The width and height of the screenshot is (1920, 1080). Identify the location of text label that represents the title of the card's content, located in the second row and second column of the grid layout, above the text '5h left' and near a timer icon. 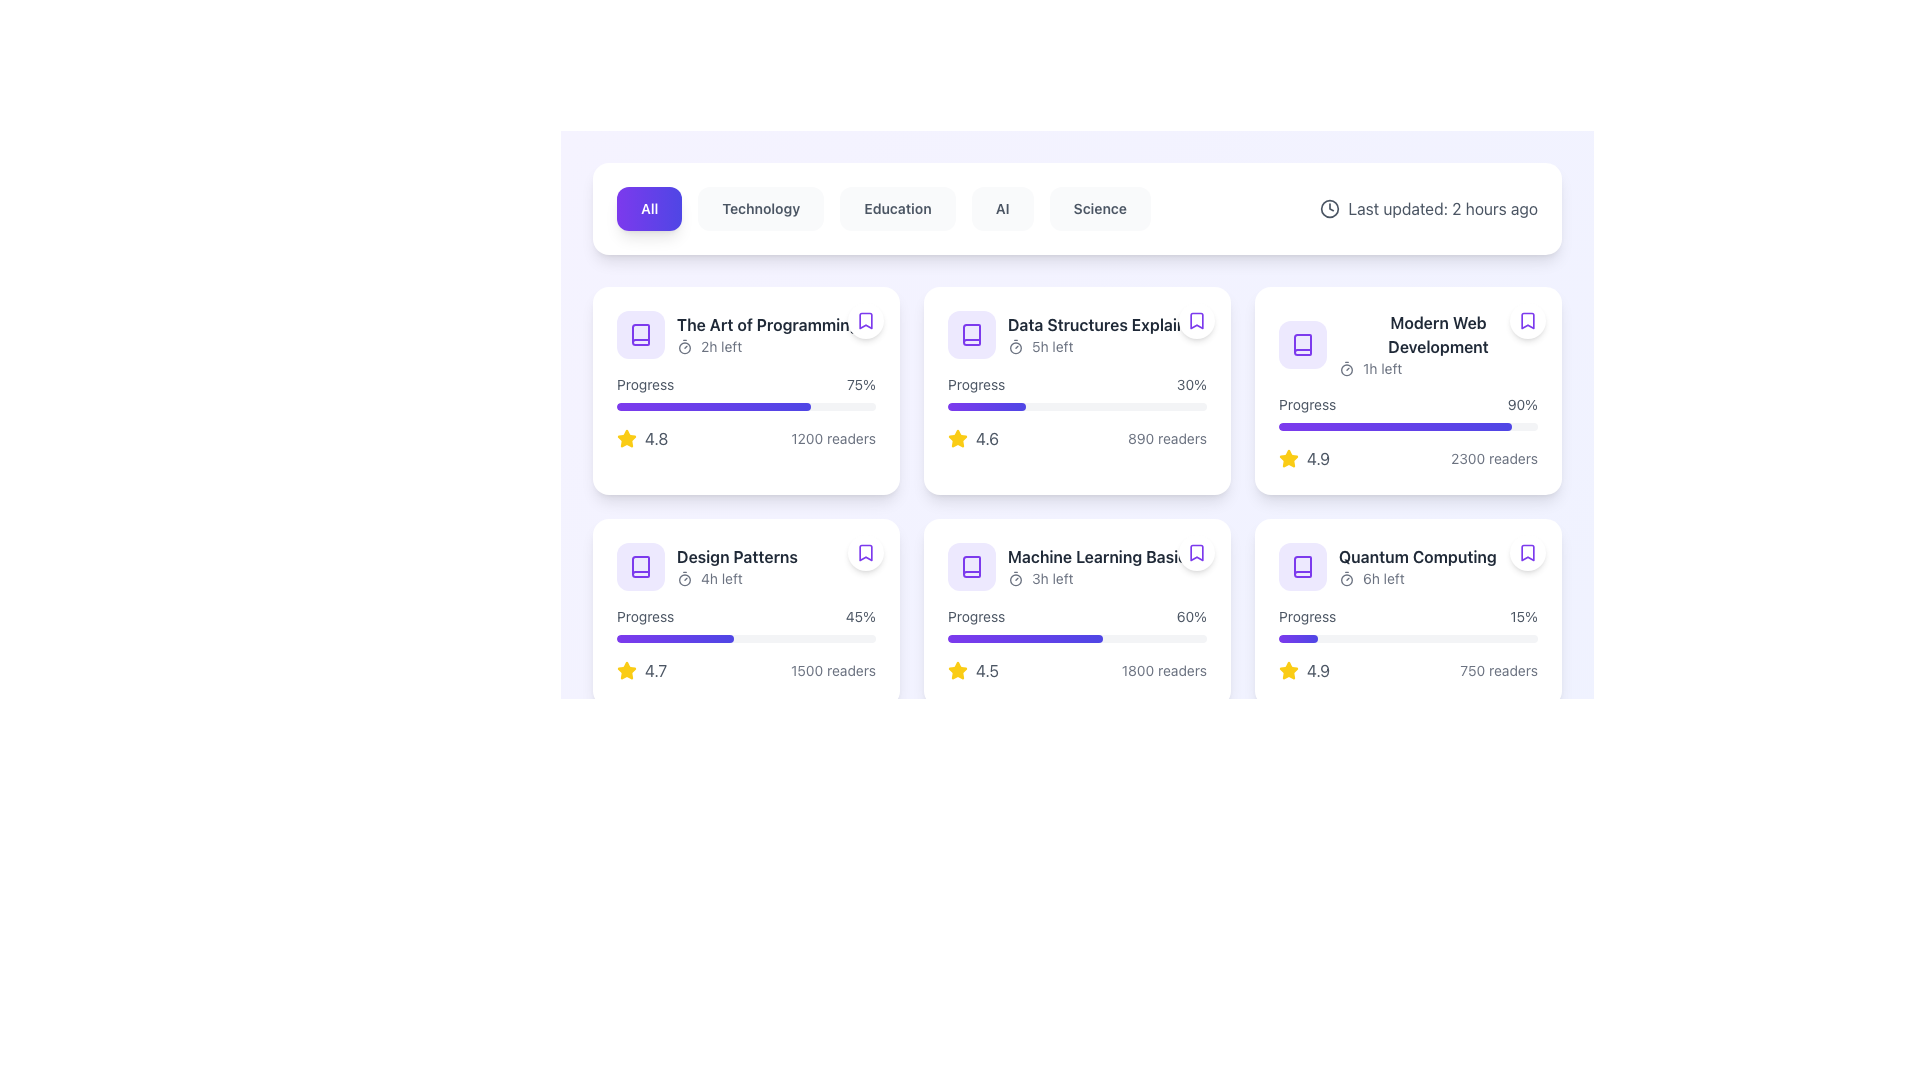
(1105, 323).